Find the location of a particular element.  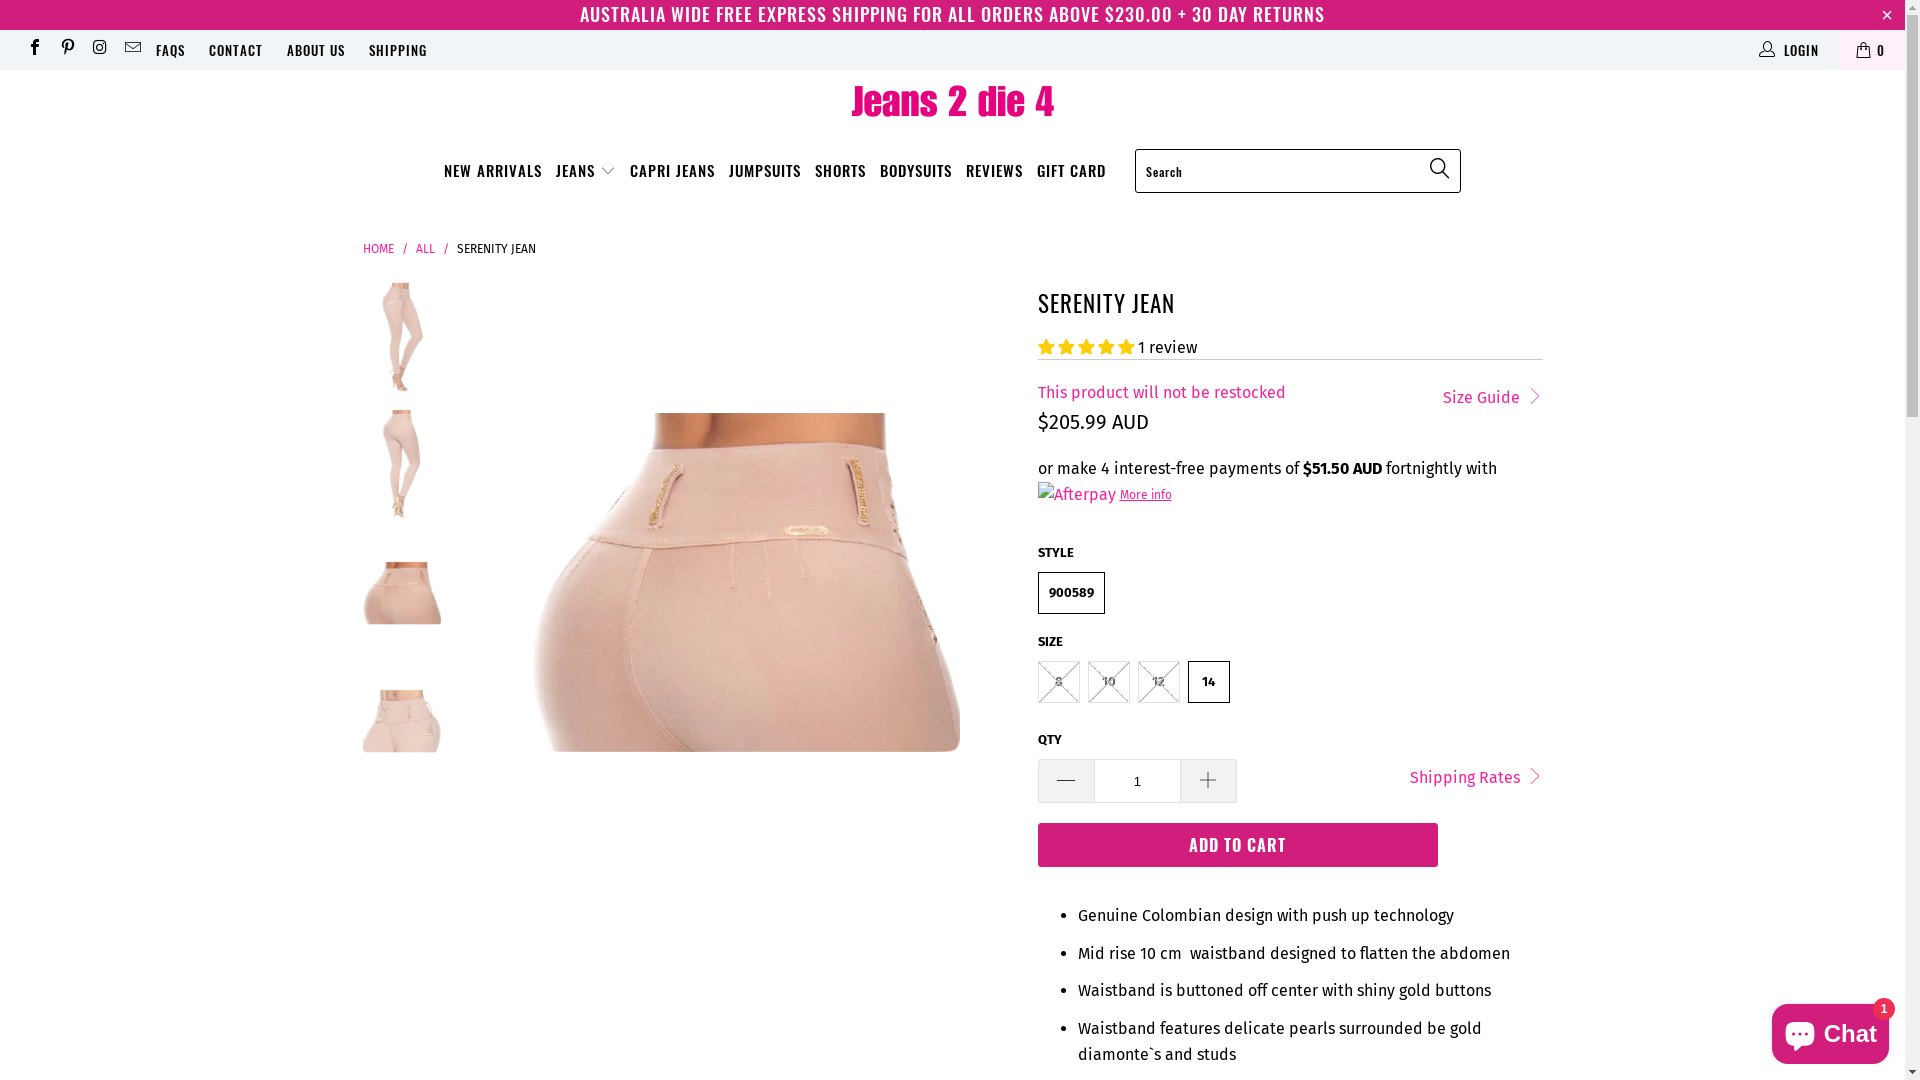

'ALL' is located at coordinates (424, 248).